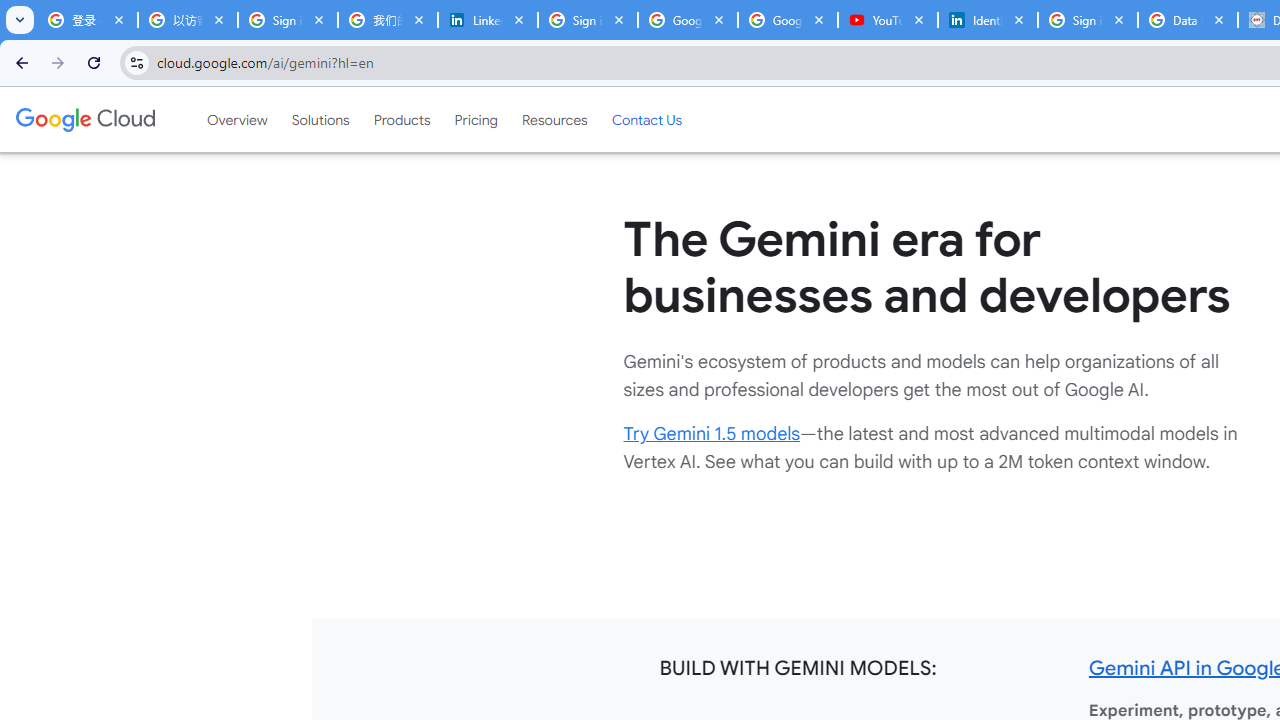 This screenshot has height=720, width=1280. I want to click on 'Sign in - Google Accounts', so click(1087, 20).